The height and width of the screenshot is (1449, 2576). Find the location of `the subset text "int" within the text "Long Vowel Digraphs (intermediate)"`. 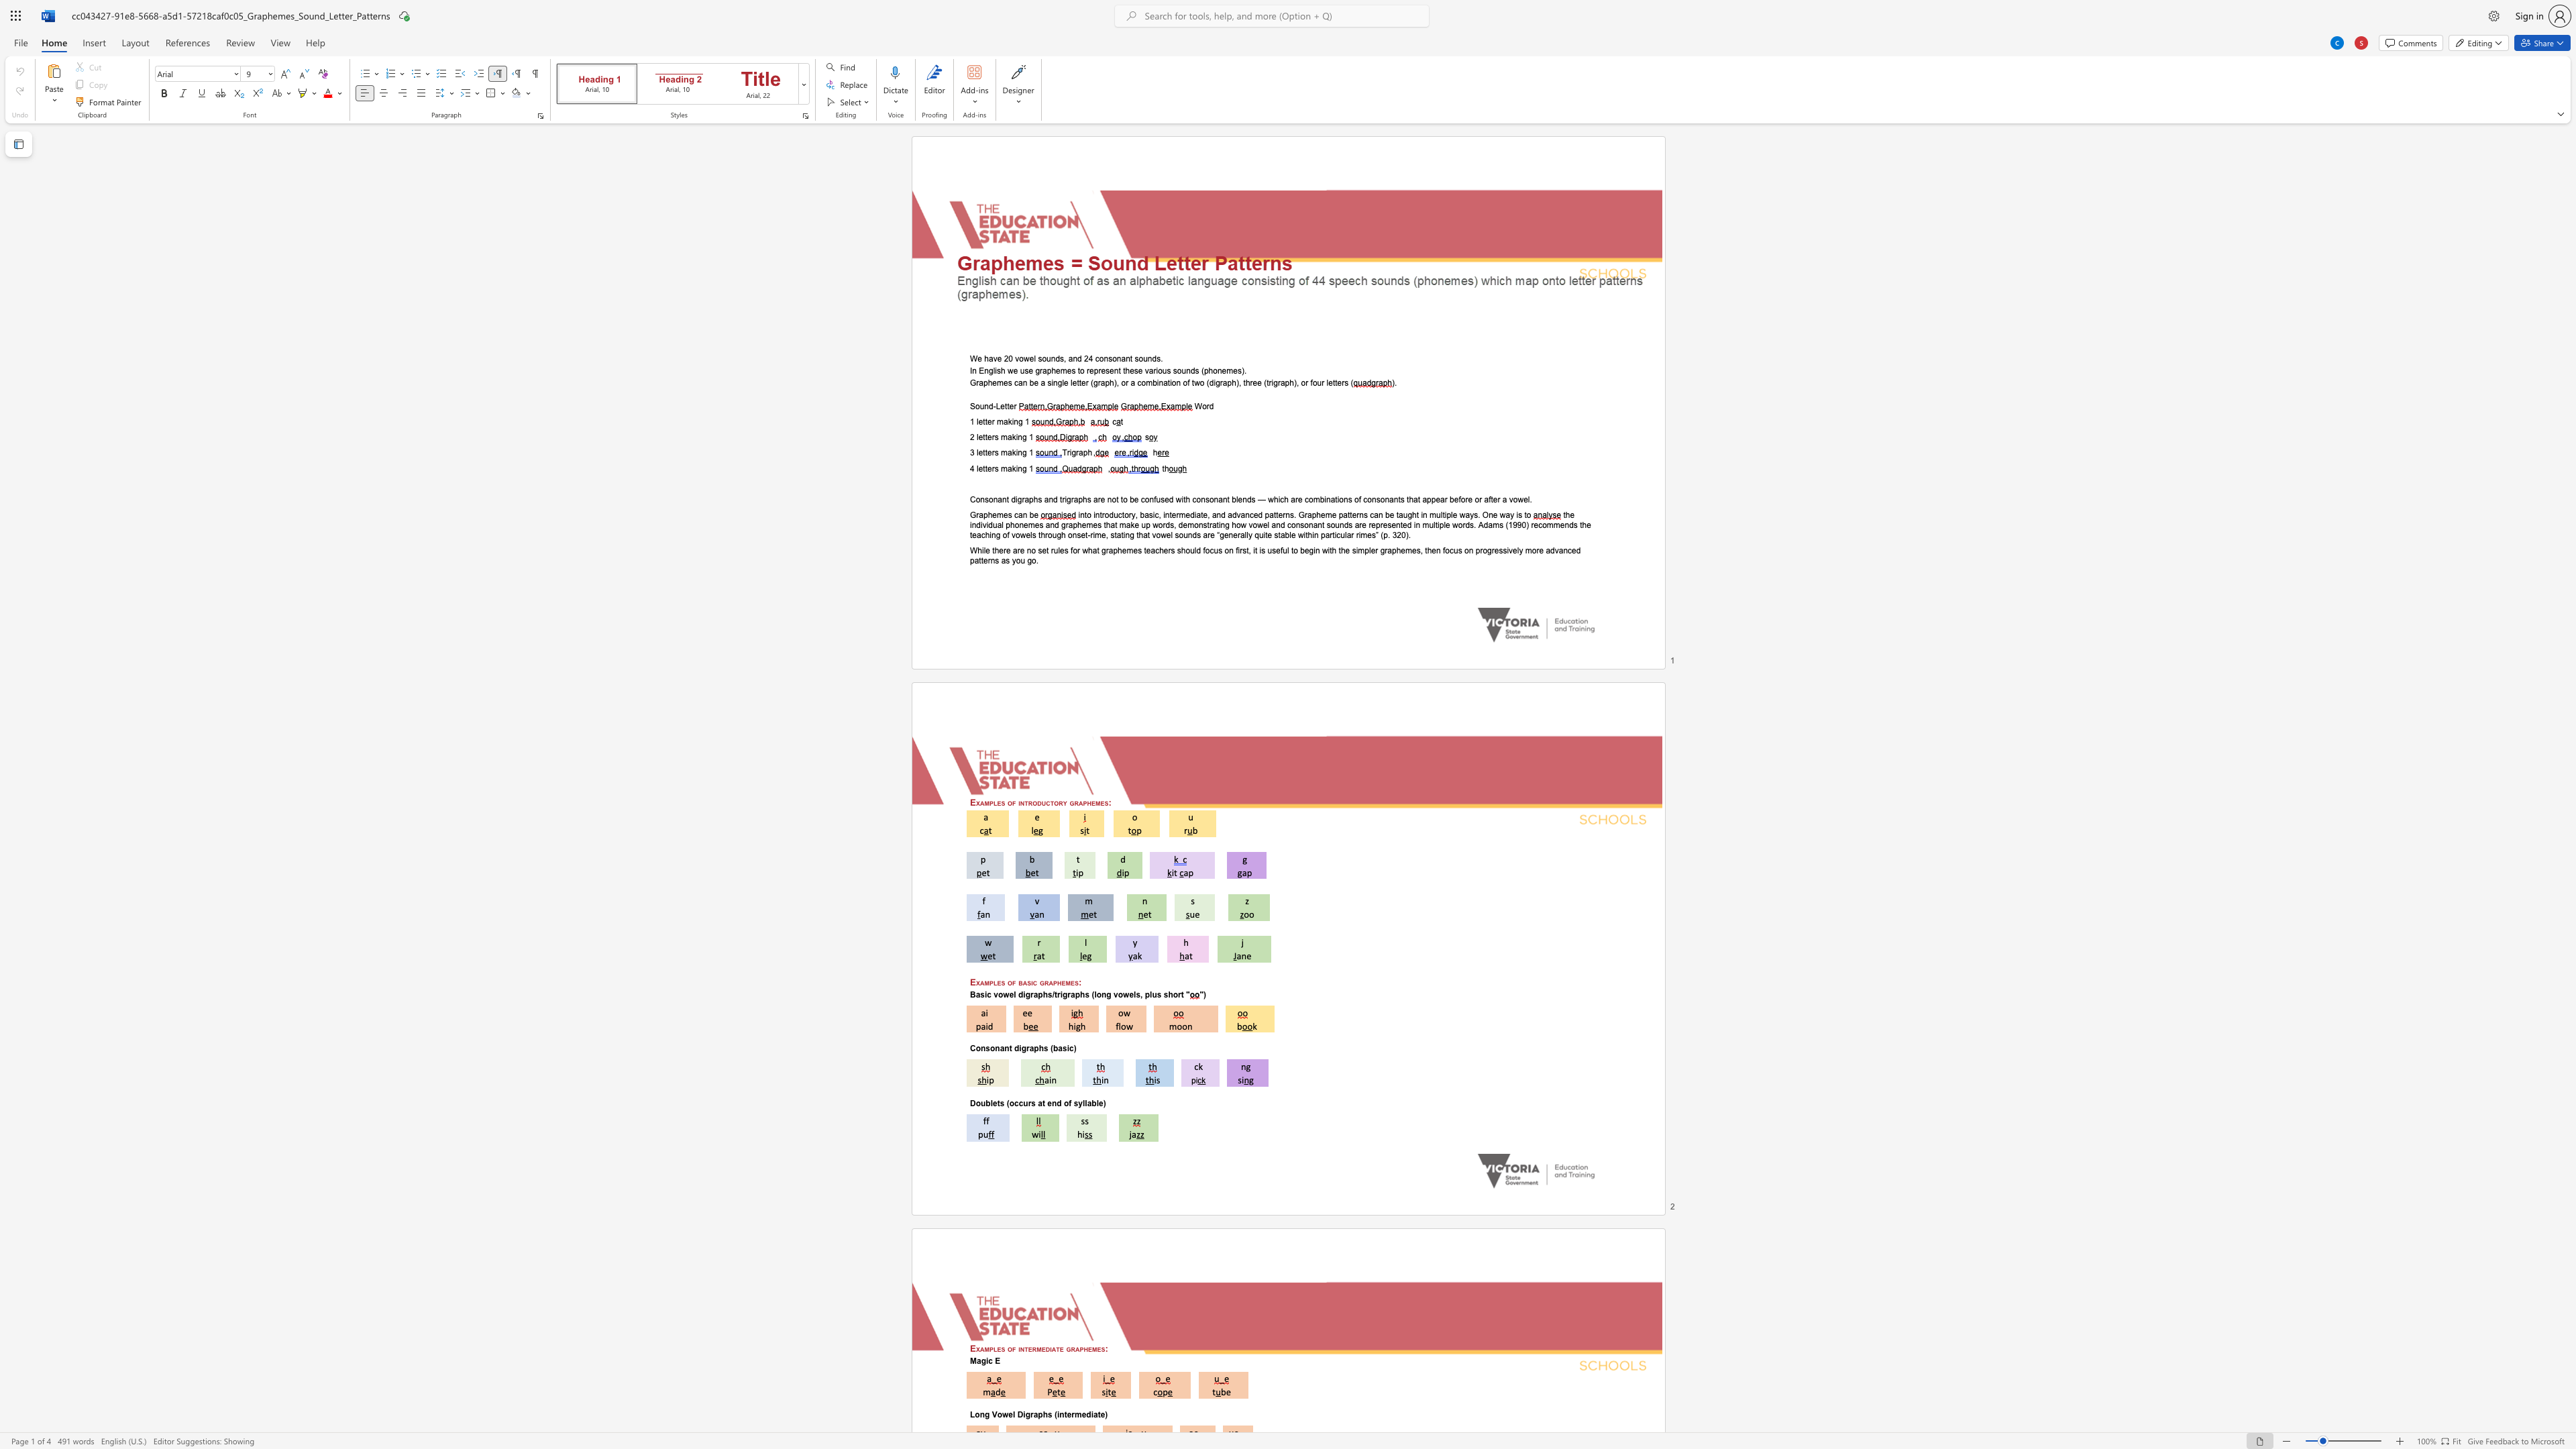

the subset text "int" within the text "Long Vowel Digraphs (intermediate)" is located at coordinates (1056, 1413).